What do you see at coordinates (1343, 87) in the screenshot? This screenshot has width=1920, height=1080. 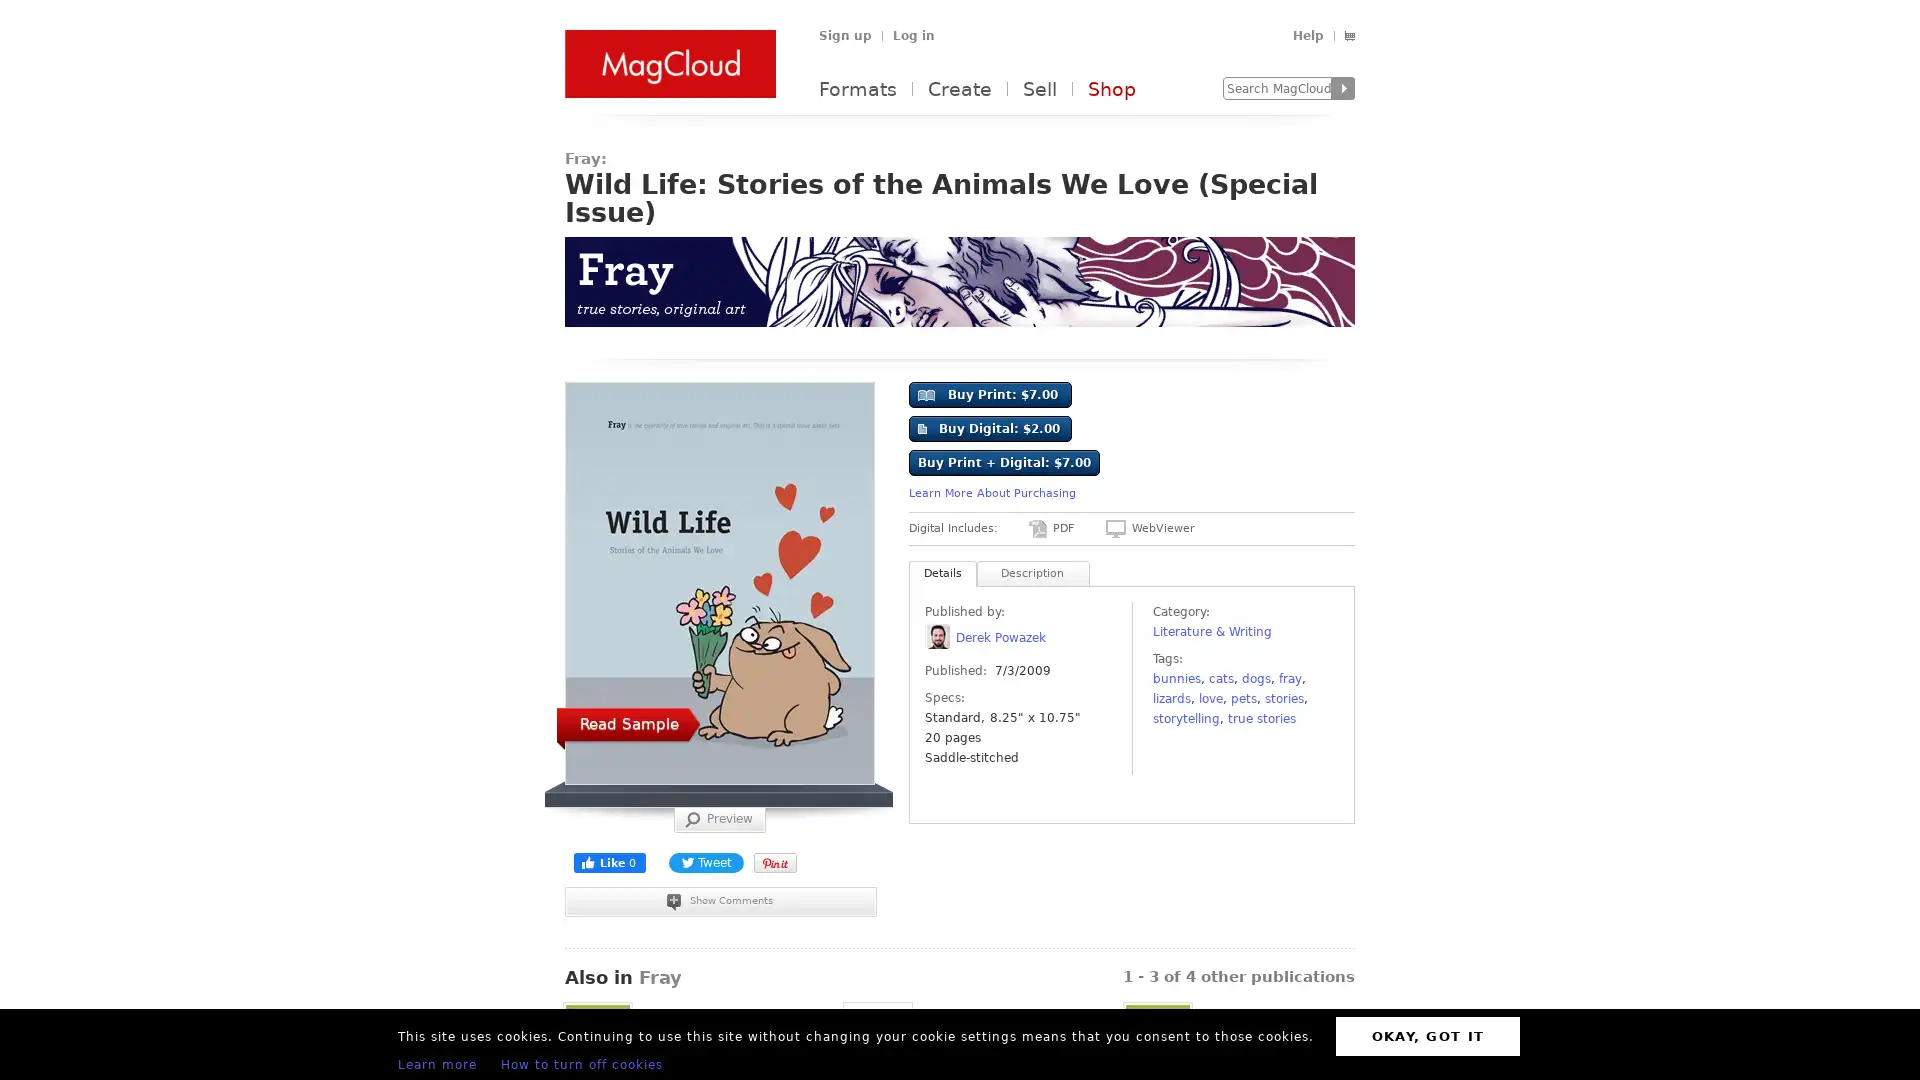 I see `Submit` at bounding box center [1343, 87].